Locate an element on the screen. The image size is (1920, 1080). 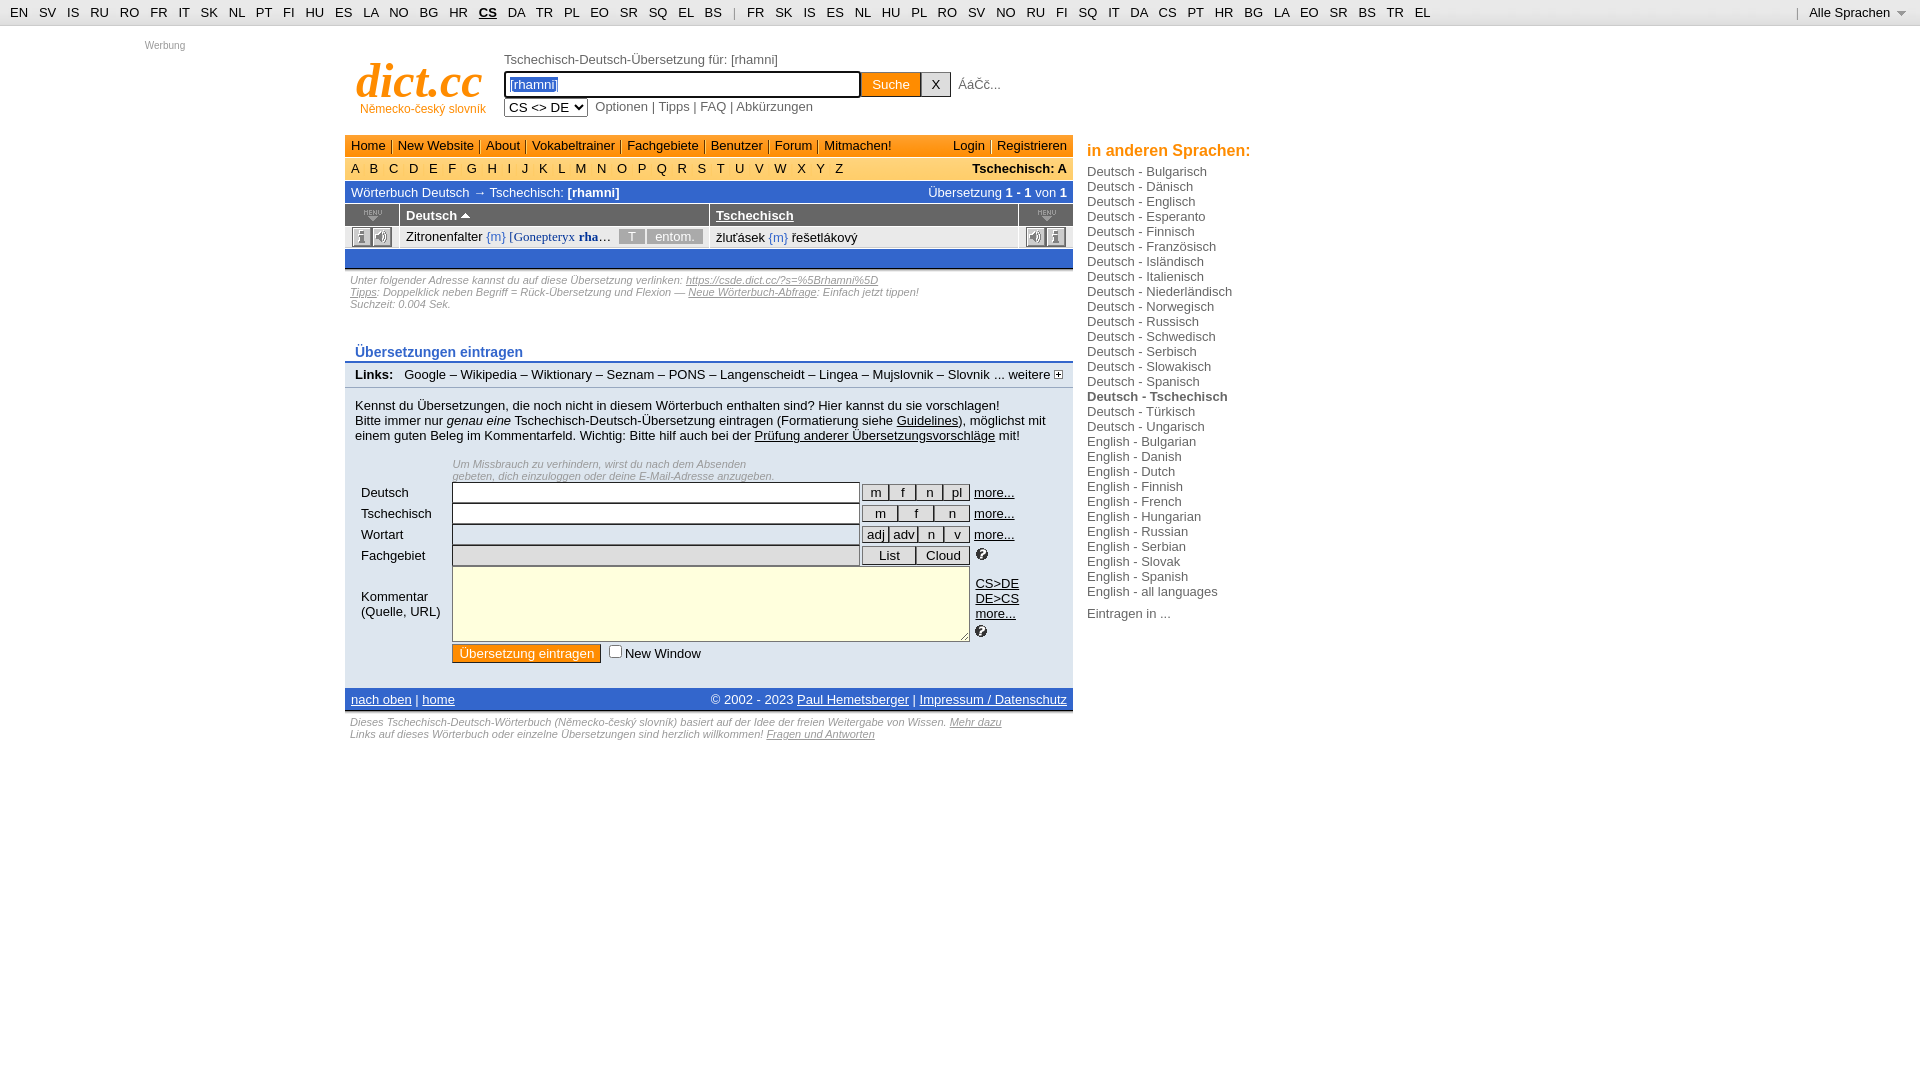
'L' is located at coordinates (560, 167).